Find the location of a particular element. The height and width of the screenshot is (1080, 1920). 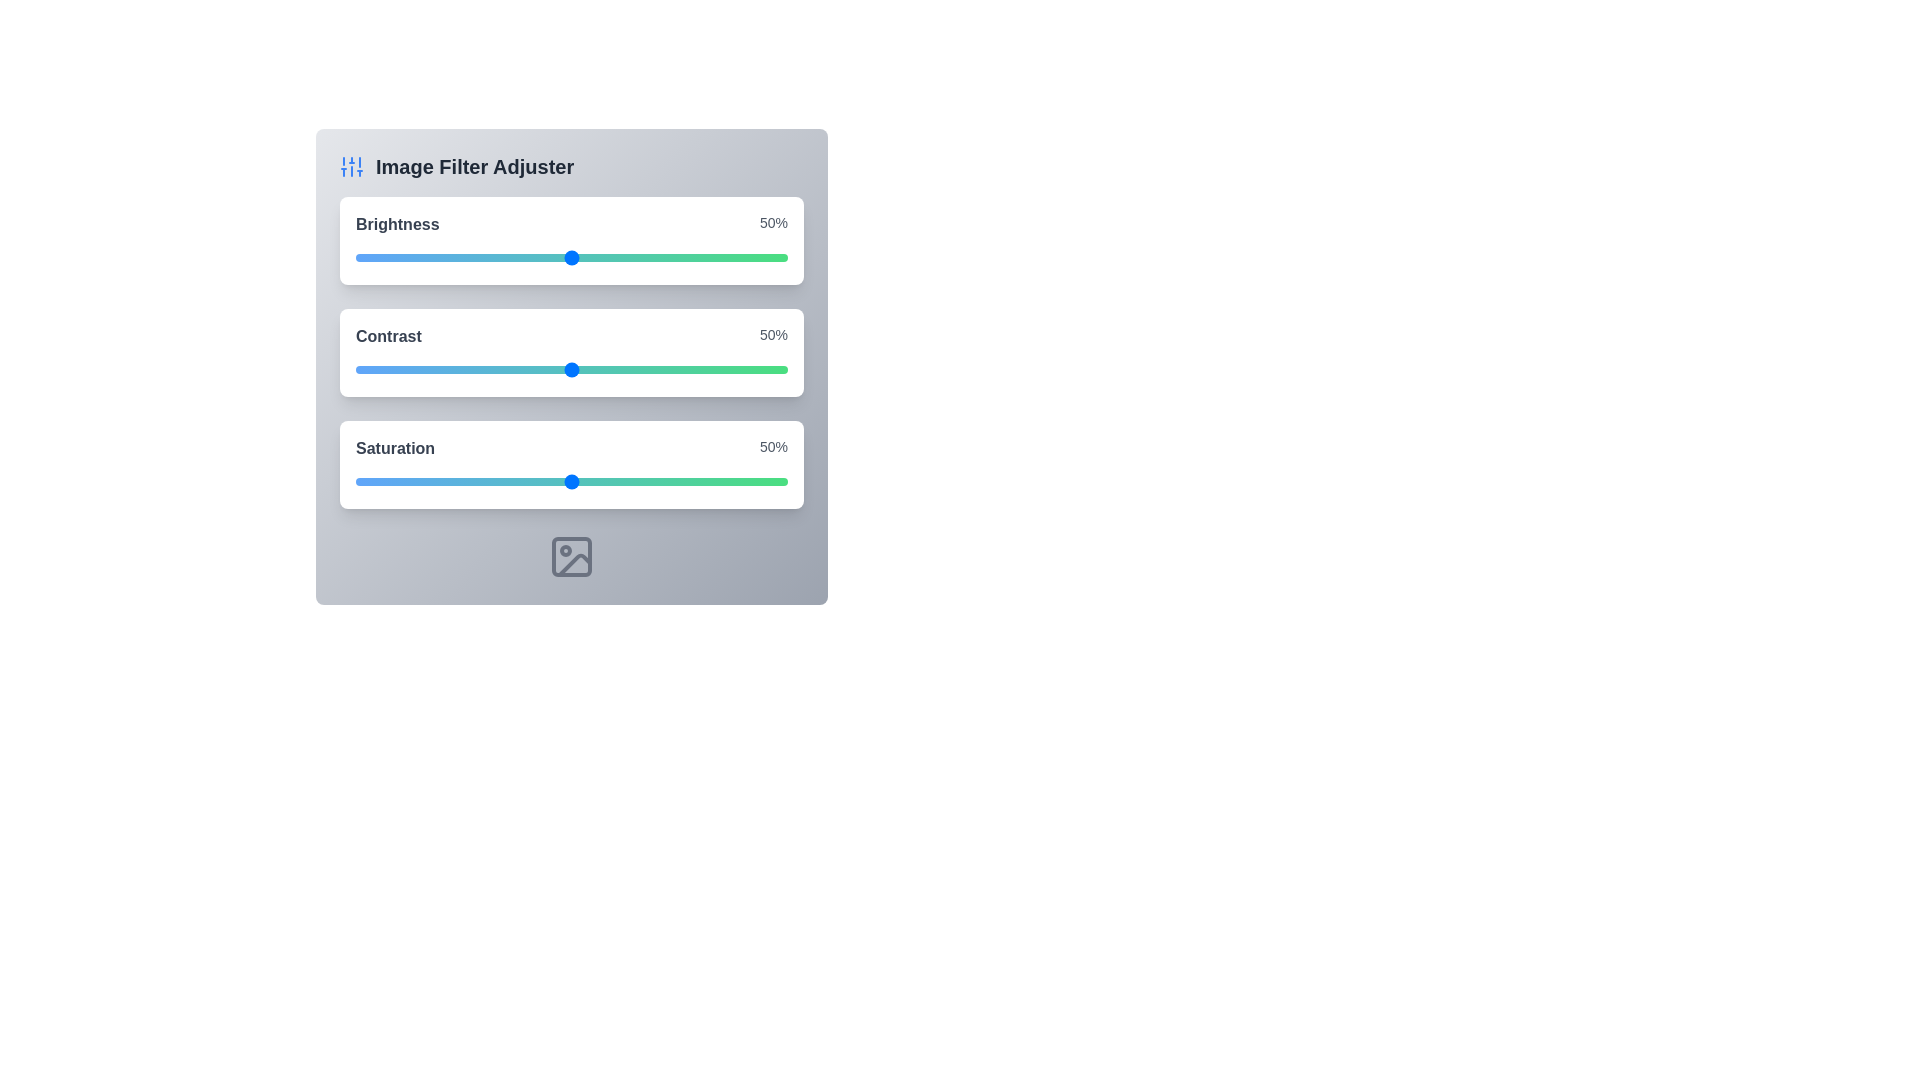

the saturation slider to 16% is located at coordinates (424, 482).